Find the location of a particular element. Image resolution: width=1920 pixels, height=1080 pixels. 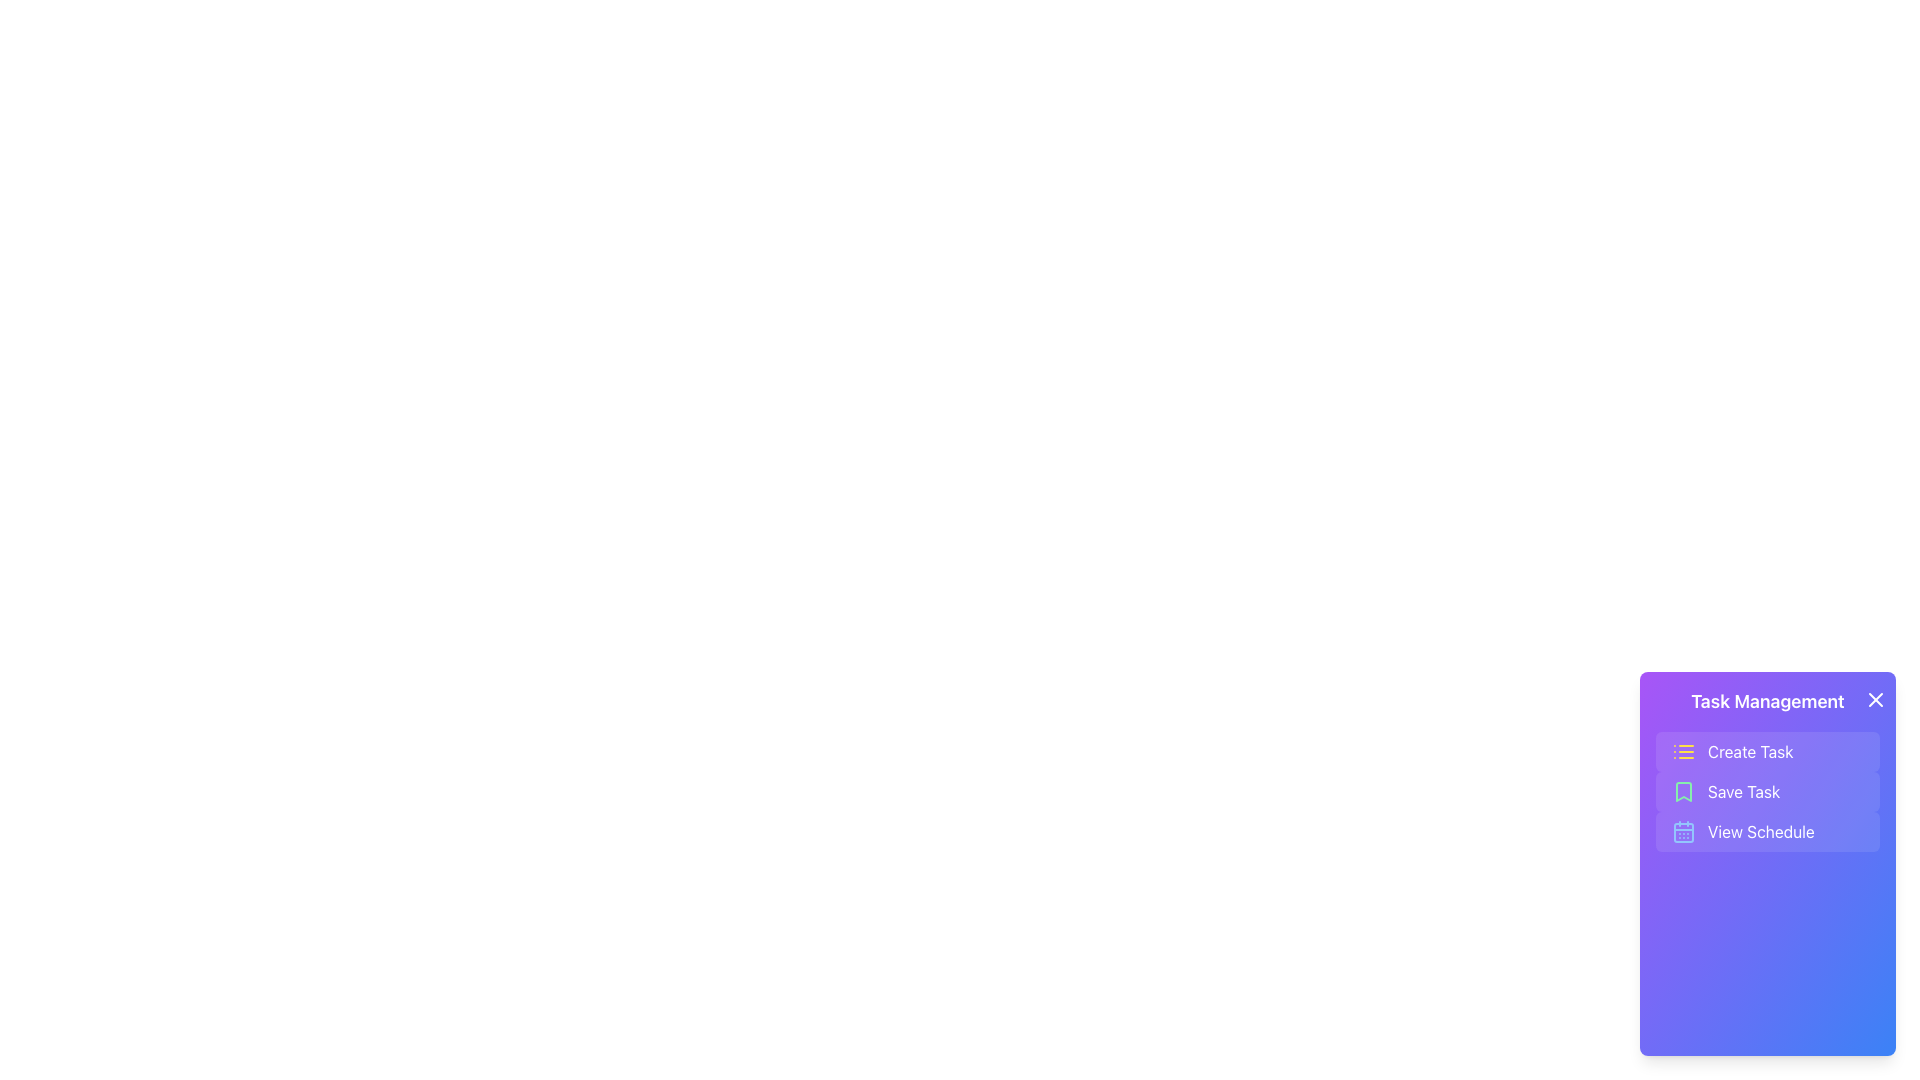

the 'Save Task' button located in the floating panel titled 'Task Management', situated centrally on the right-hand side of the interface is located at coordinates (1767, 769).